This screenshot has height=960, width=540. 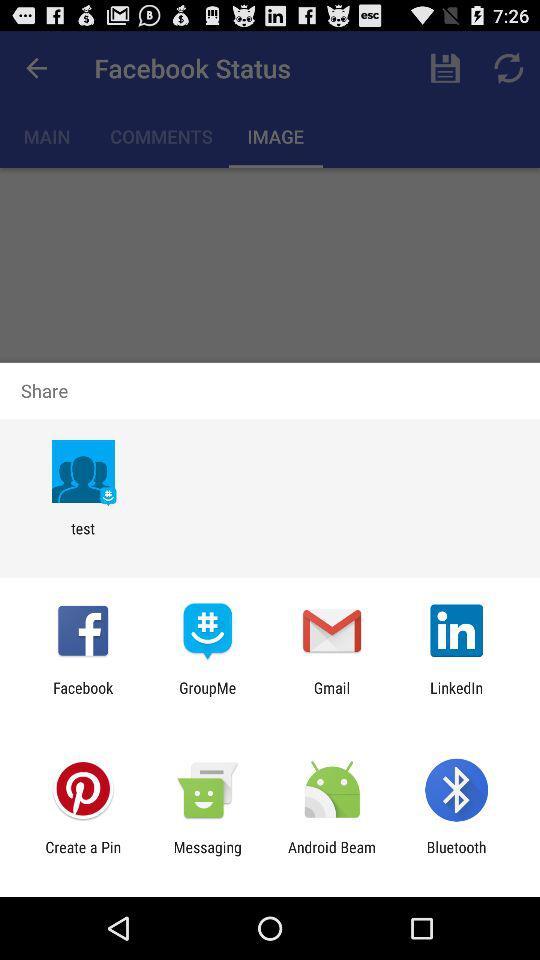 What do you see at coordinates (206, 855) in the screenshot?
I see `icon next to android beam app` at bounding box center [206, 855].